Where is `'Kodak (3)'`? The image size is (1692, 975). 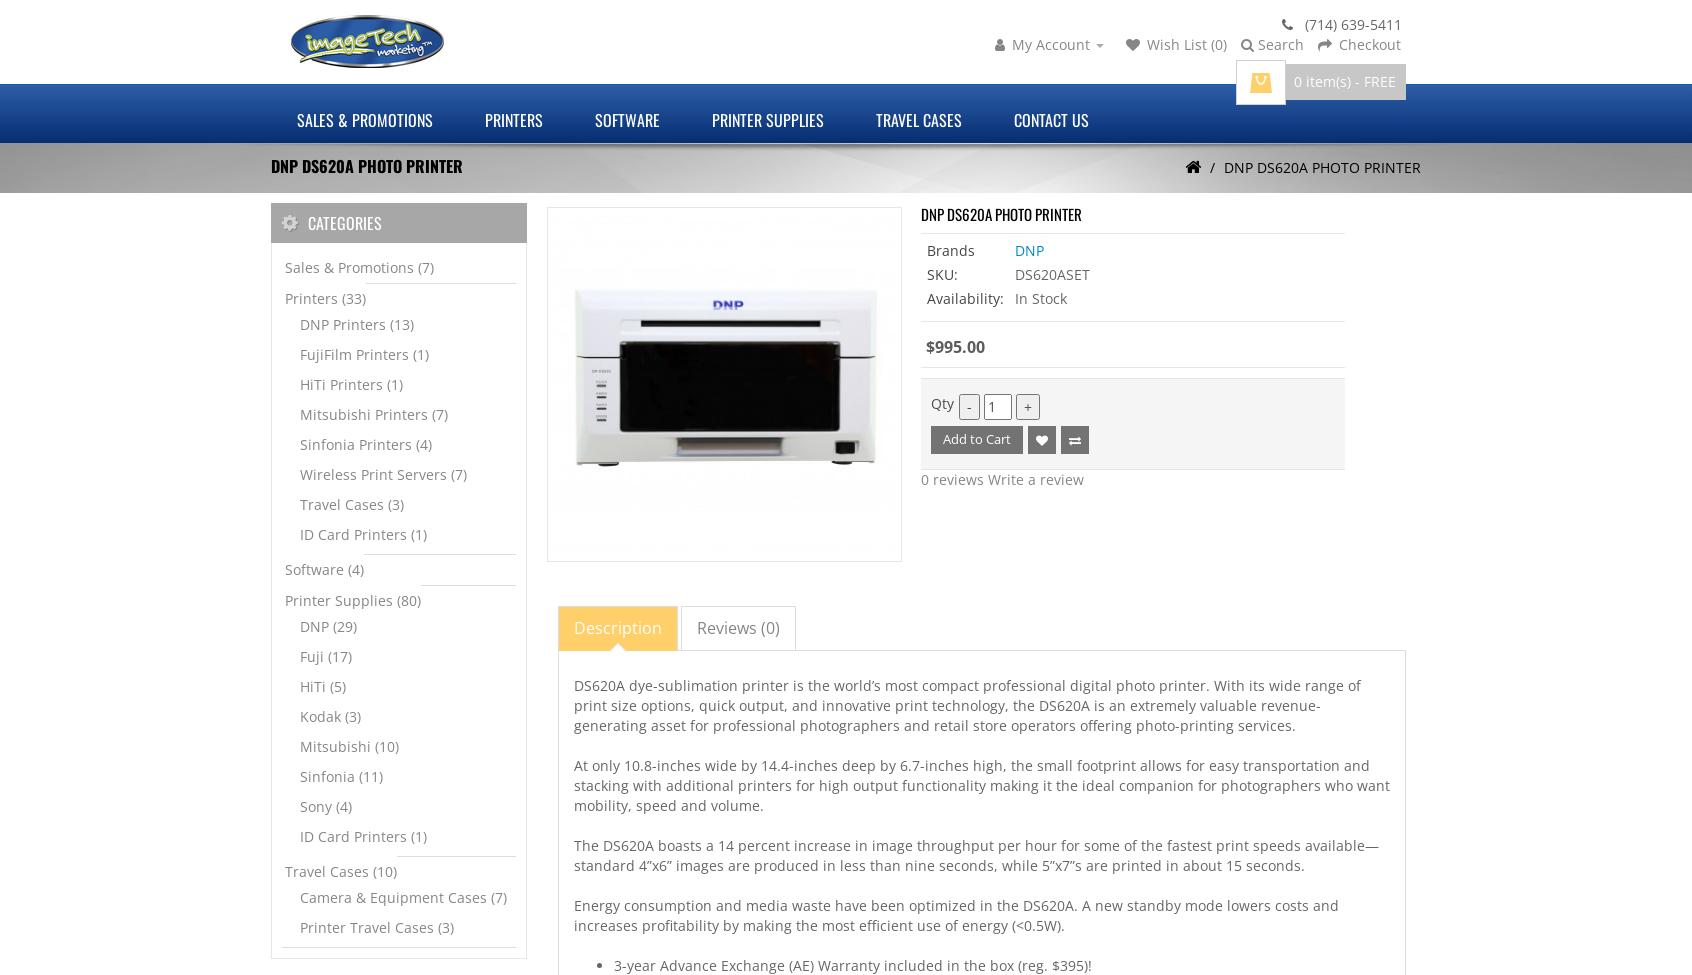 'Kodak (3)' is located at coordinates (329, 715).